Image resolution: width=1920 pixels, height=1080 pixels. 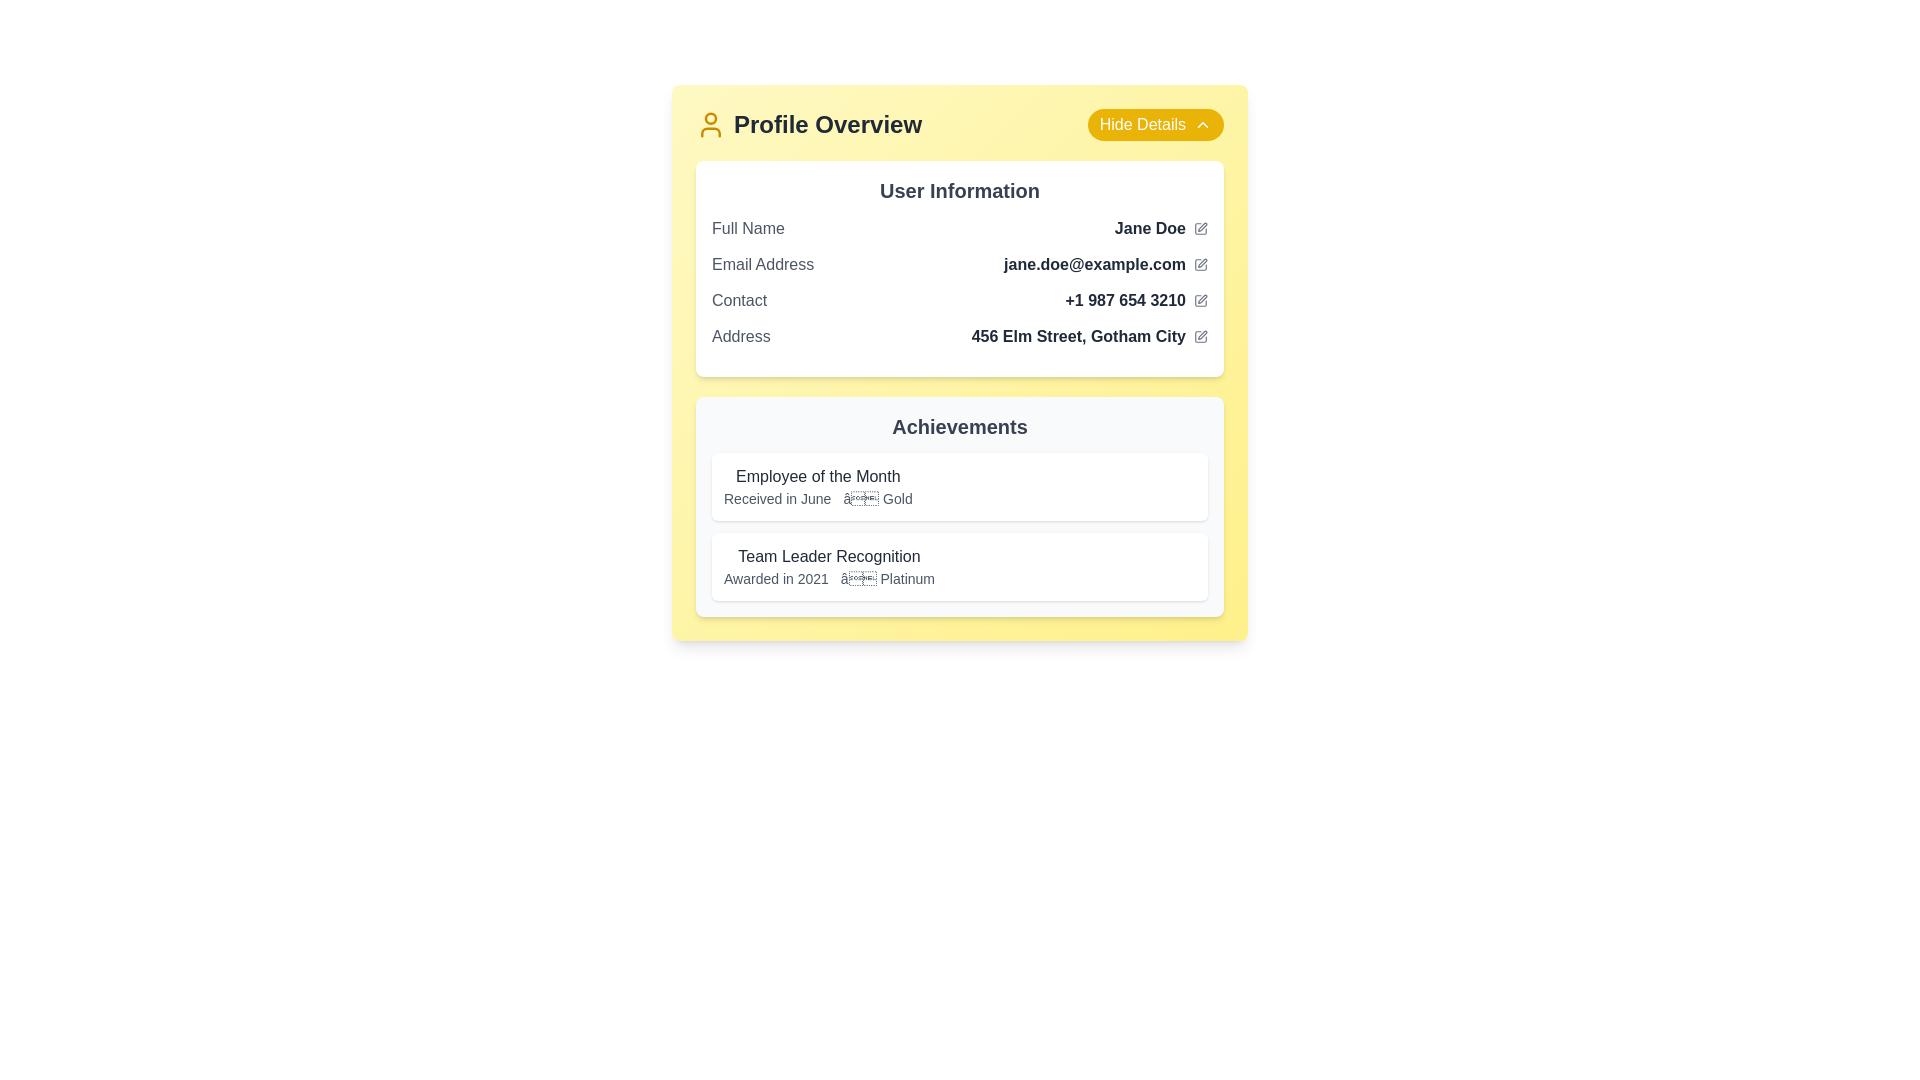 I want to click on the icon button resembling a pen or pencil located to the right of the text '456 Elm Street, Gotham City' in the 'Address' section of the profile card to initiate editing, so click(x=1200, y=335).